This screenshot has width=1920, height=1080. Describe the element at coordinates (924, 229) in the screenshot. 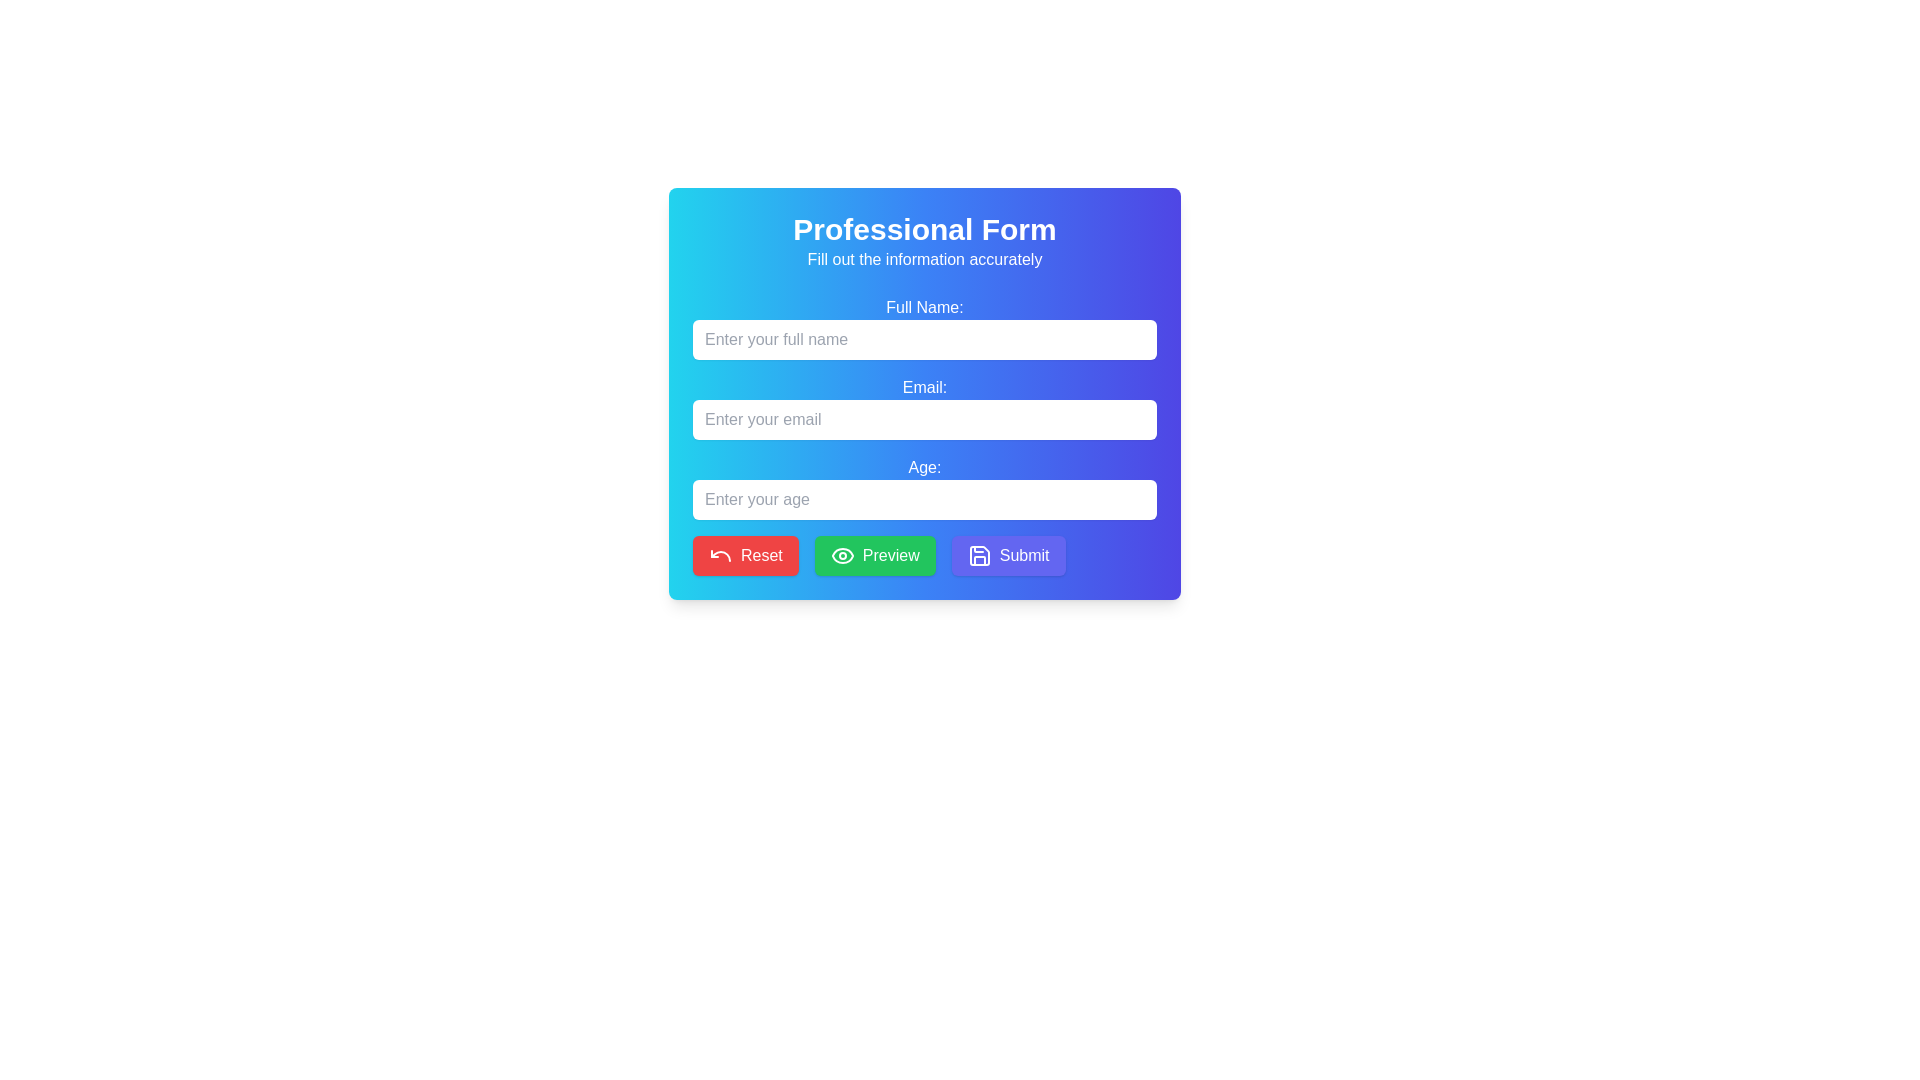

I see `header text at the top center of the form, which serves as a title indicating the form's purpose` at that location.